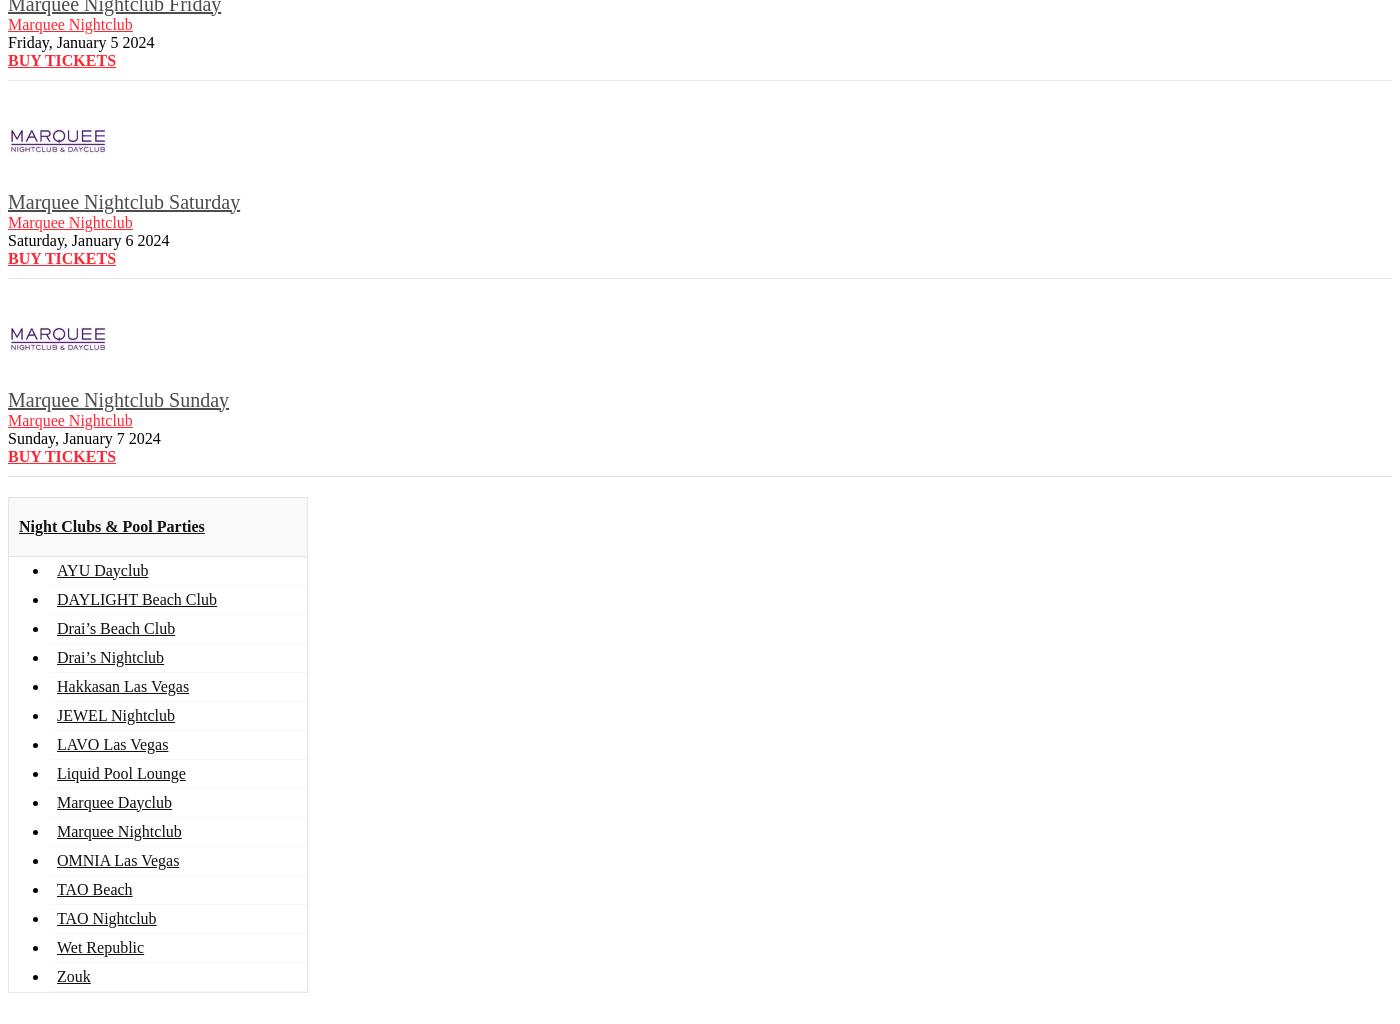 This screenshot has width=1400, height=1024. I want to click on 'Hakkasan Las Vegas', so click(56, 685).